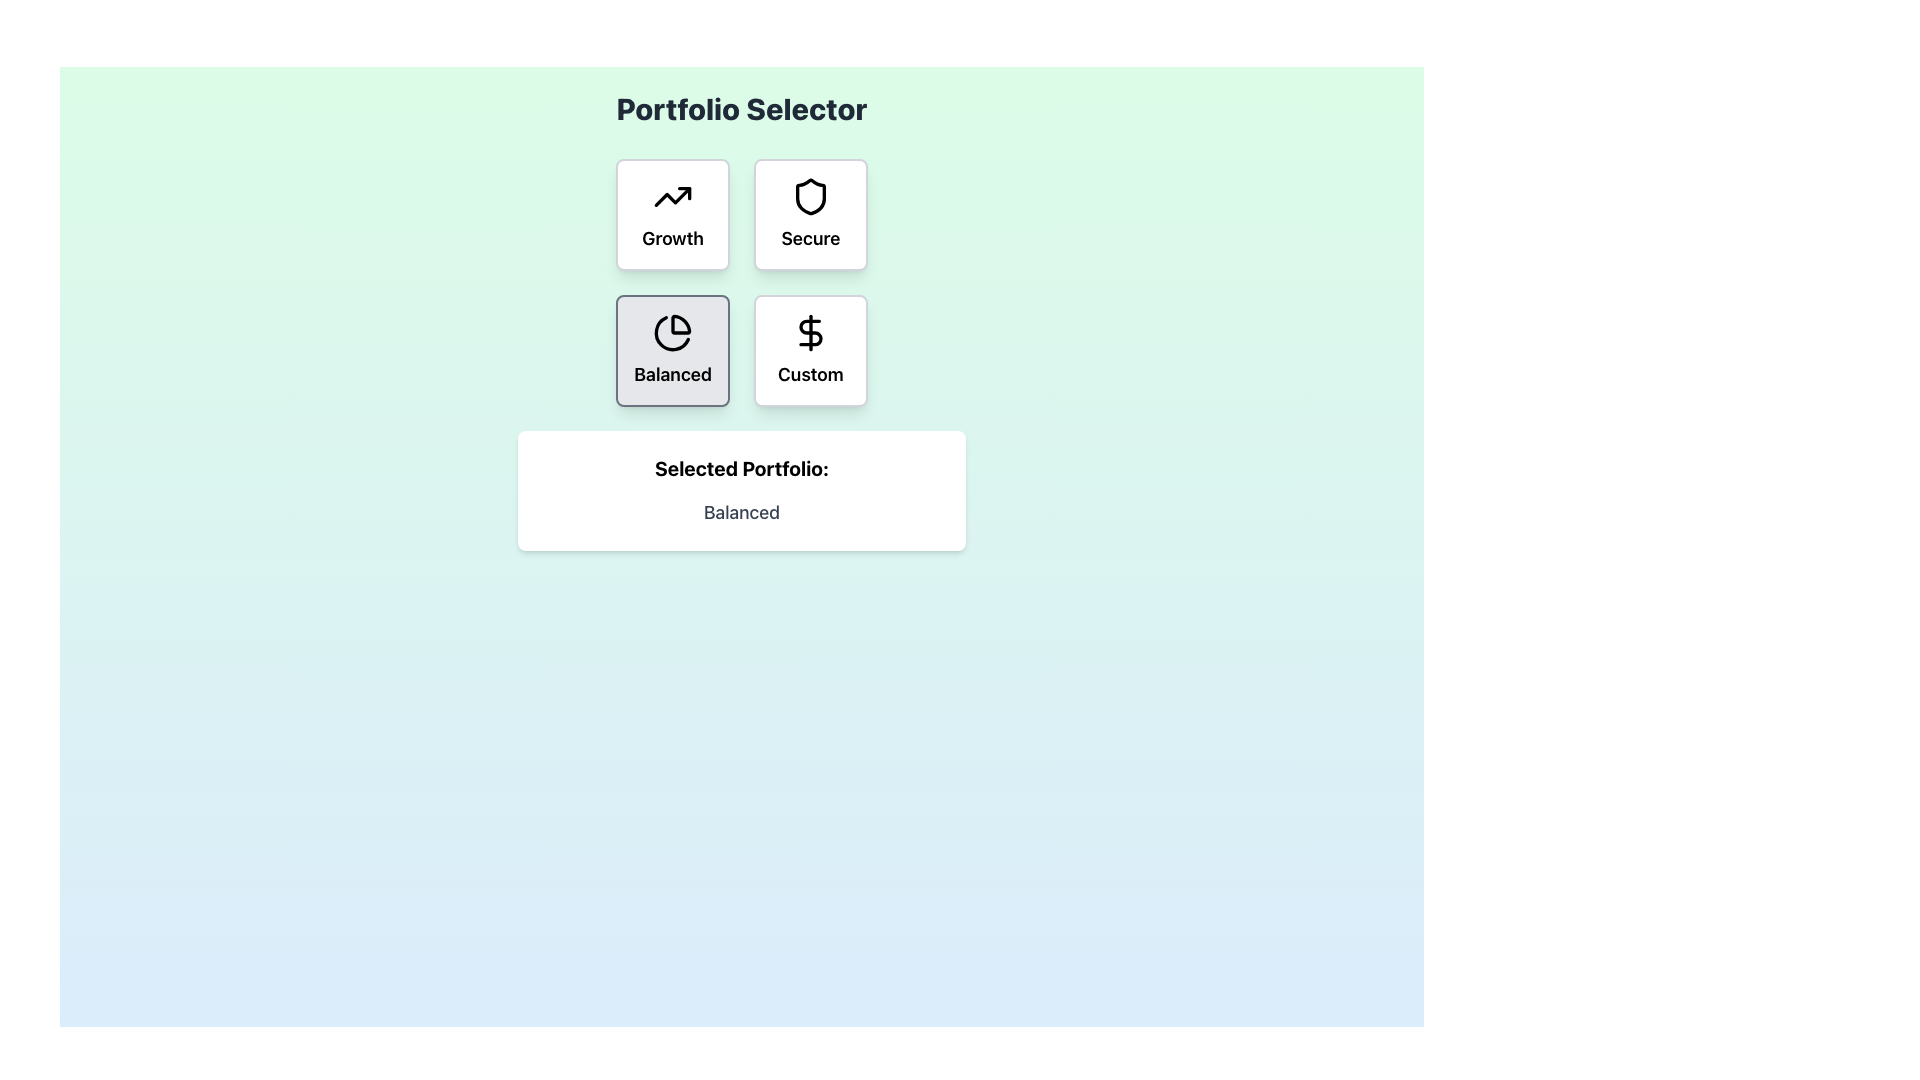 This screenshot has width=1920, height=1080. Describe the element at coordinates (673, 215) in the screenshot. I see `the 'Growth' button, which is a rectangular button with a white background and an upward trending arrow icon, located in the upper-left part of a grid of buttons` at that location.